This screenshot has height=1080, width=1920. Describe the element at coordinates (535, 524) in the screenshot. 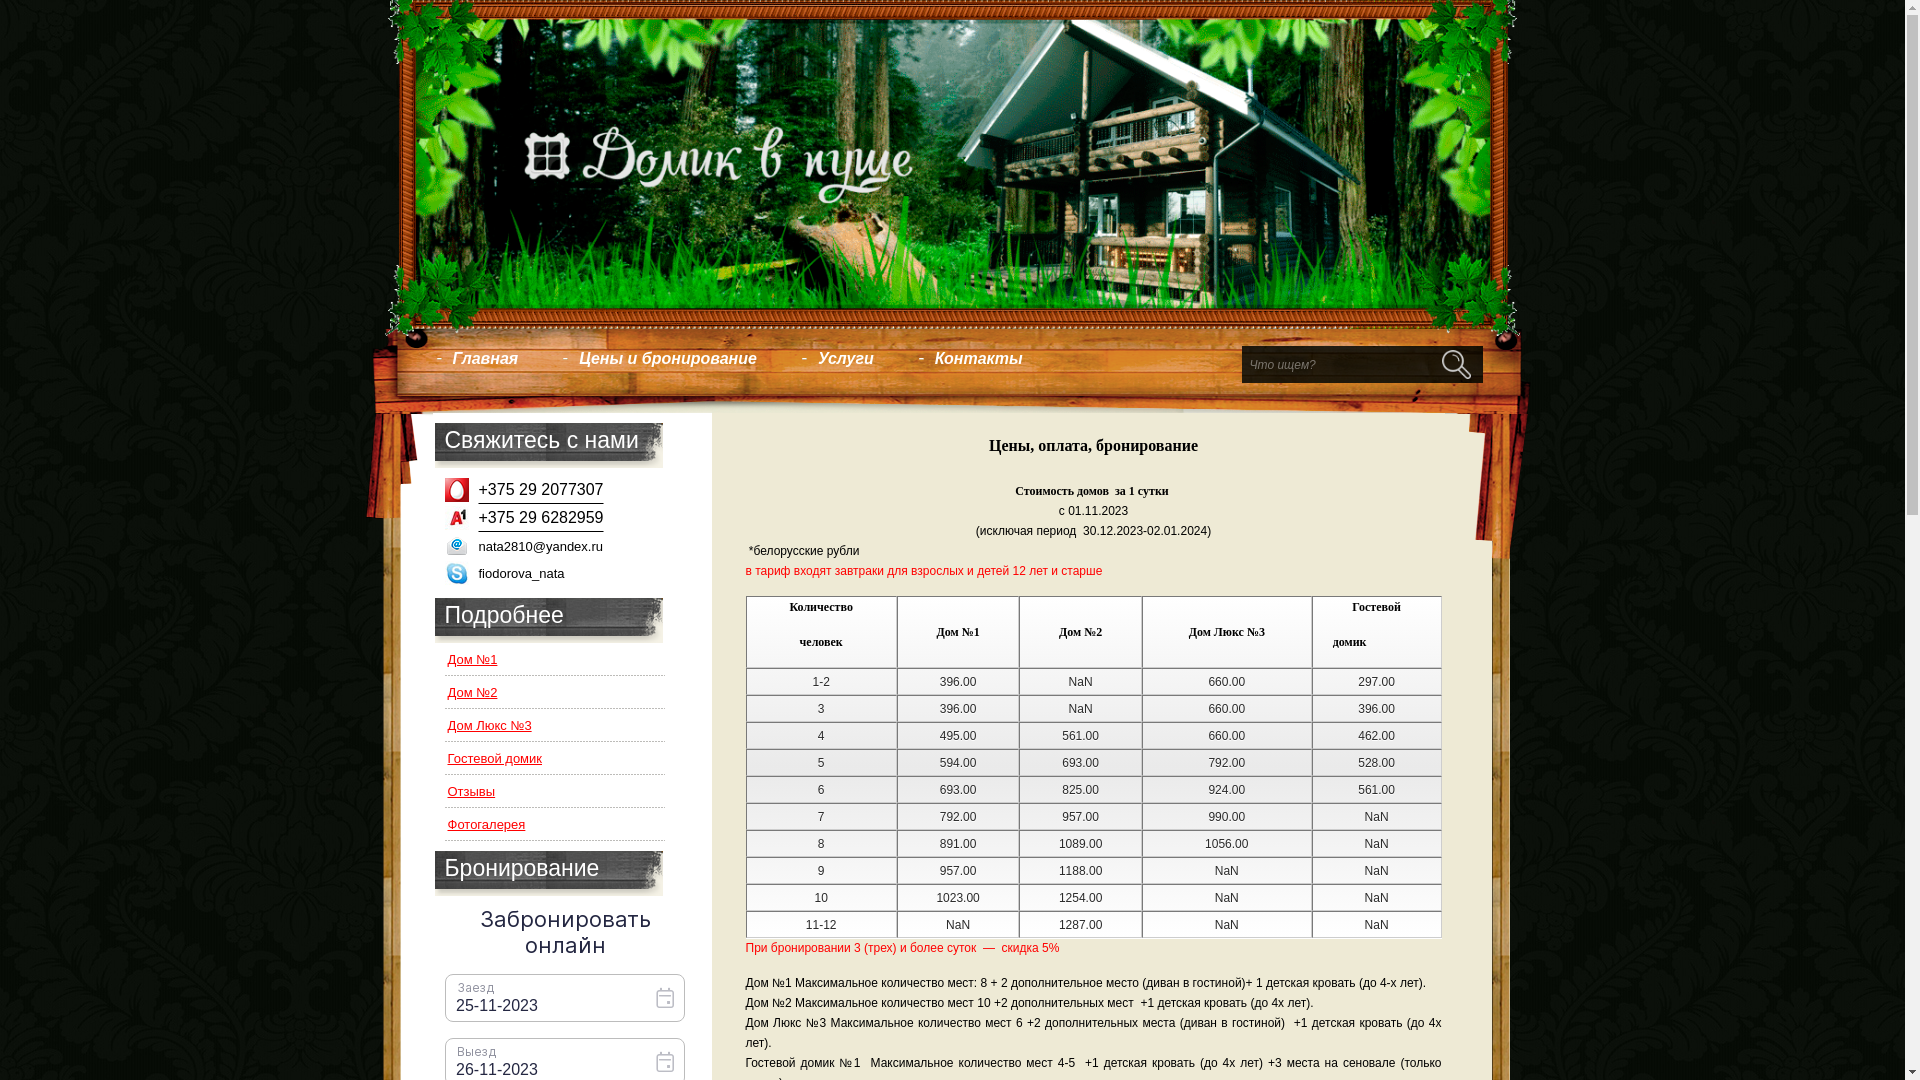

I see `'+375 29 6282959'` at that location.